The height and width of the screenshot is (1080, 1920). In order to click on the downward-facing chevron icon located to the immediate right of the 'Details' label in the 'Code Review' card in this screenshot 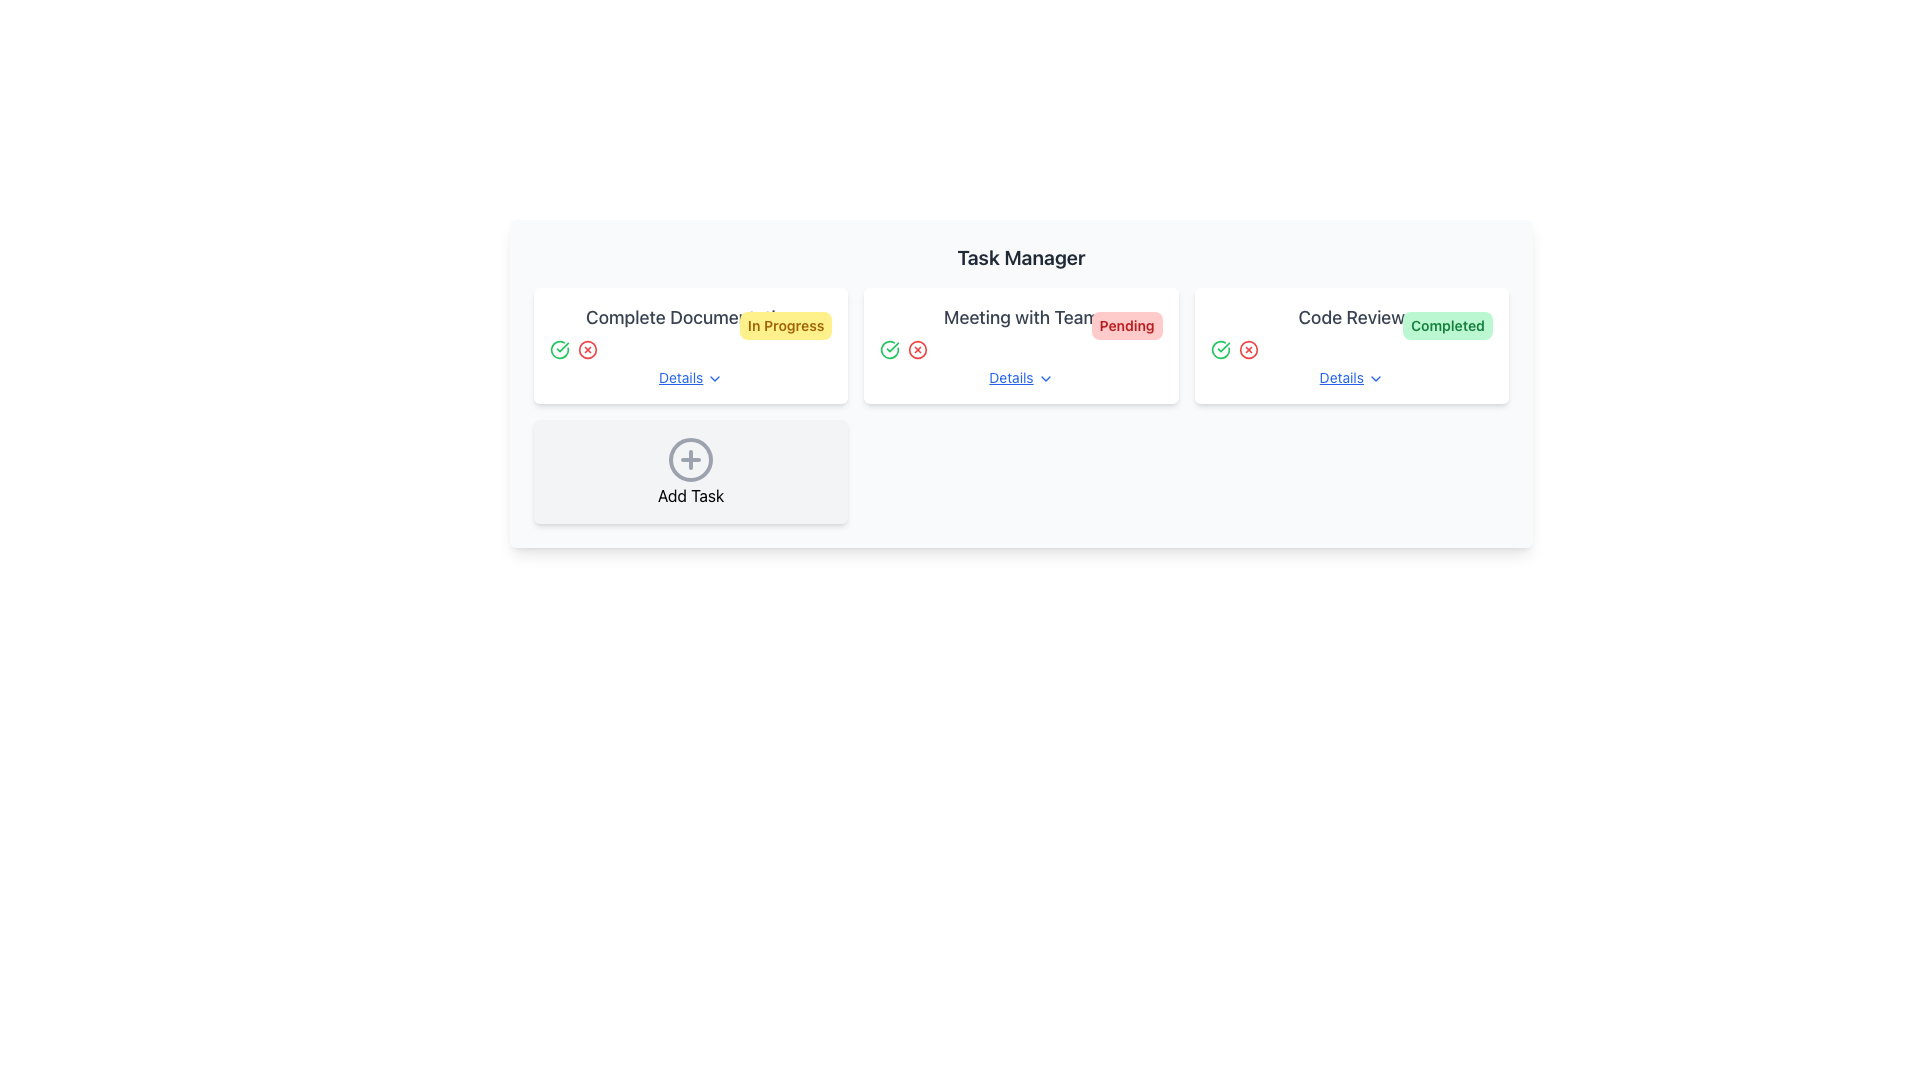, I will do `click(1374, 379)`.